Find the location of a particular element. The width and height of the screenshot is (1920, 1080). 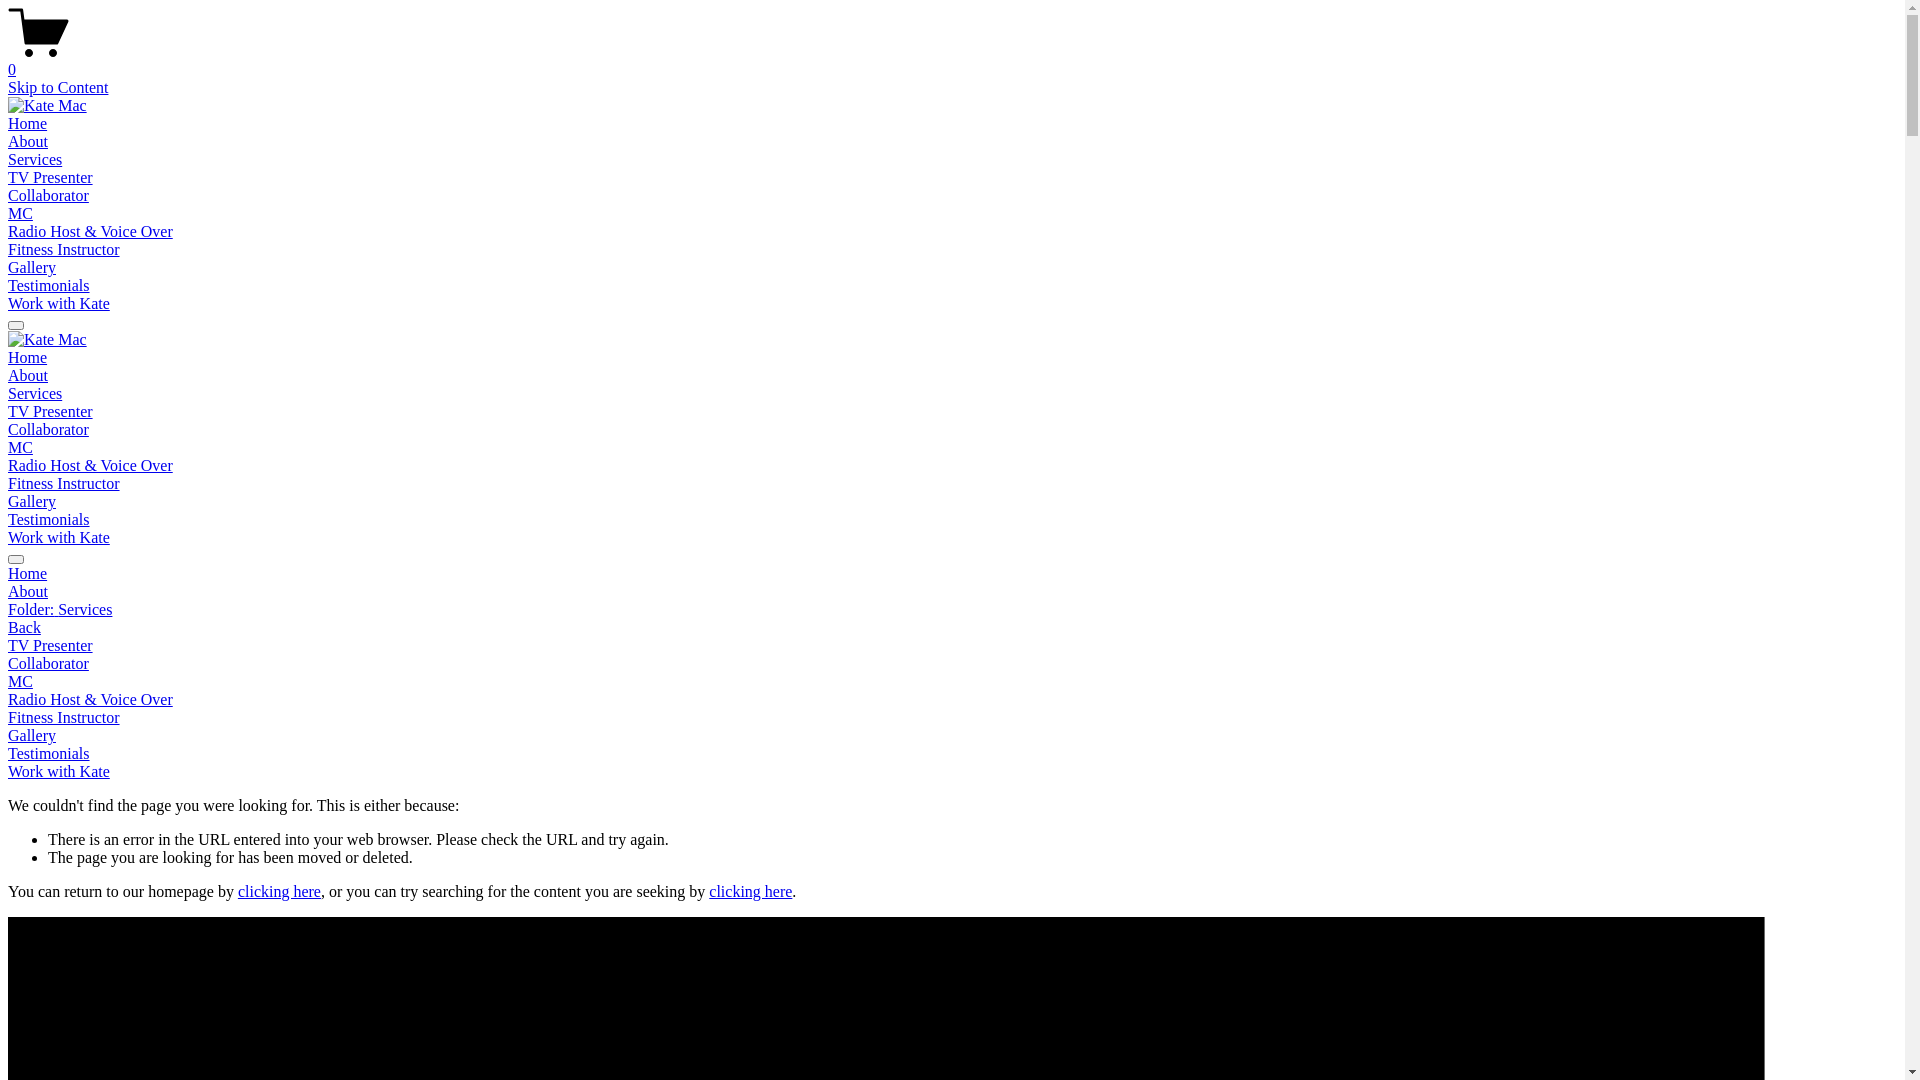

'Fitness Instructor' is located at coordinates (951, 716).